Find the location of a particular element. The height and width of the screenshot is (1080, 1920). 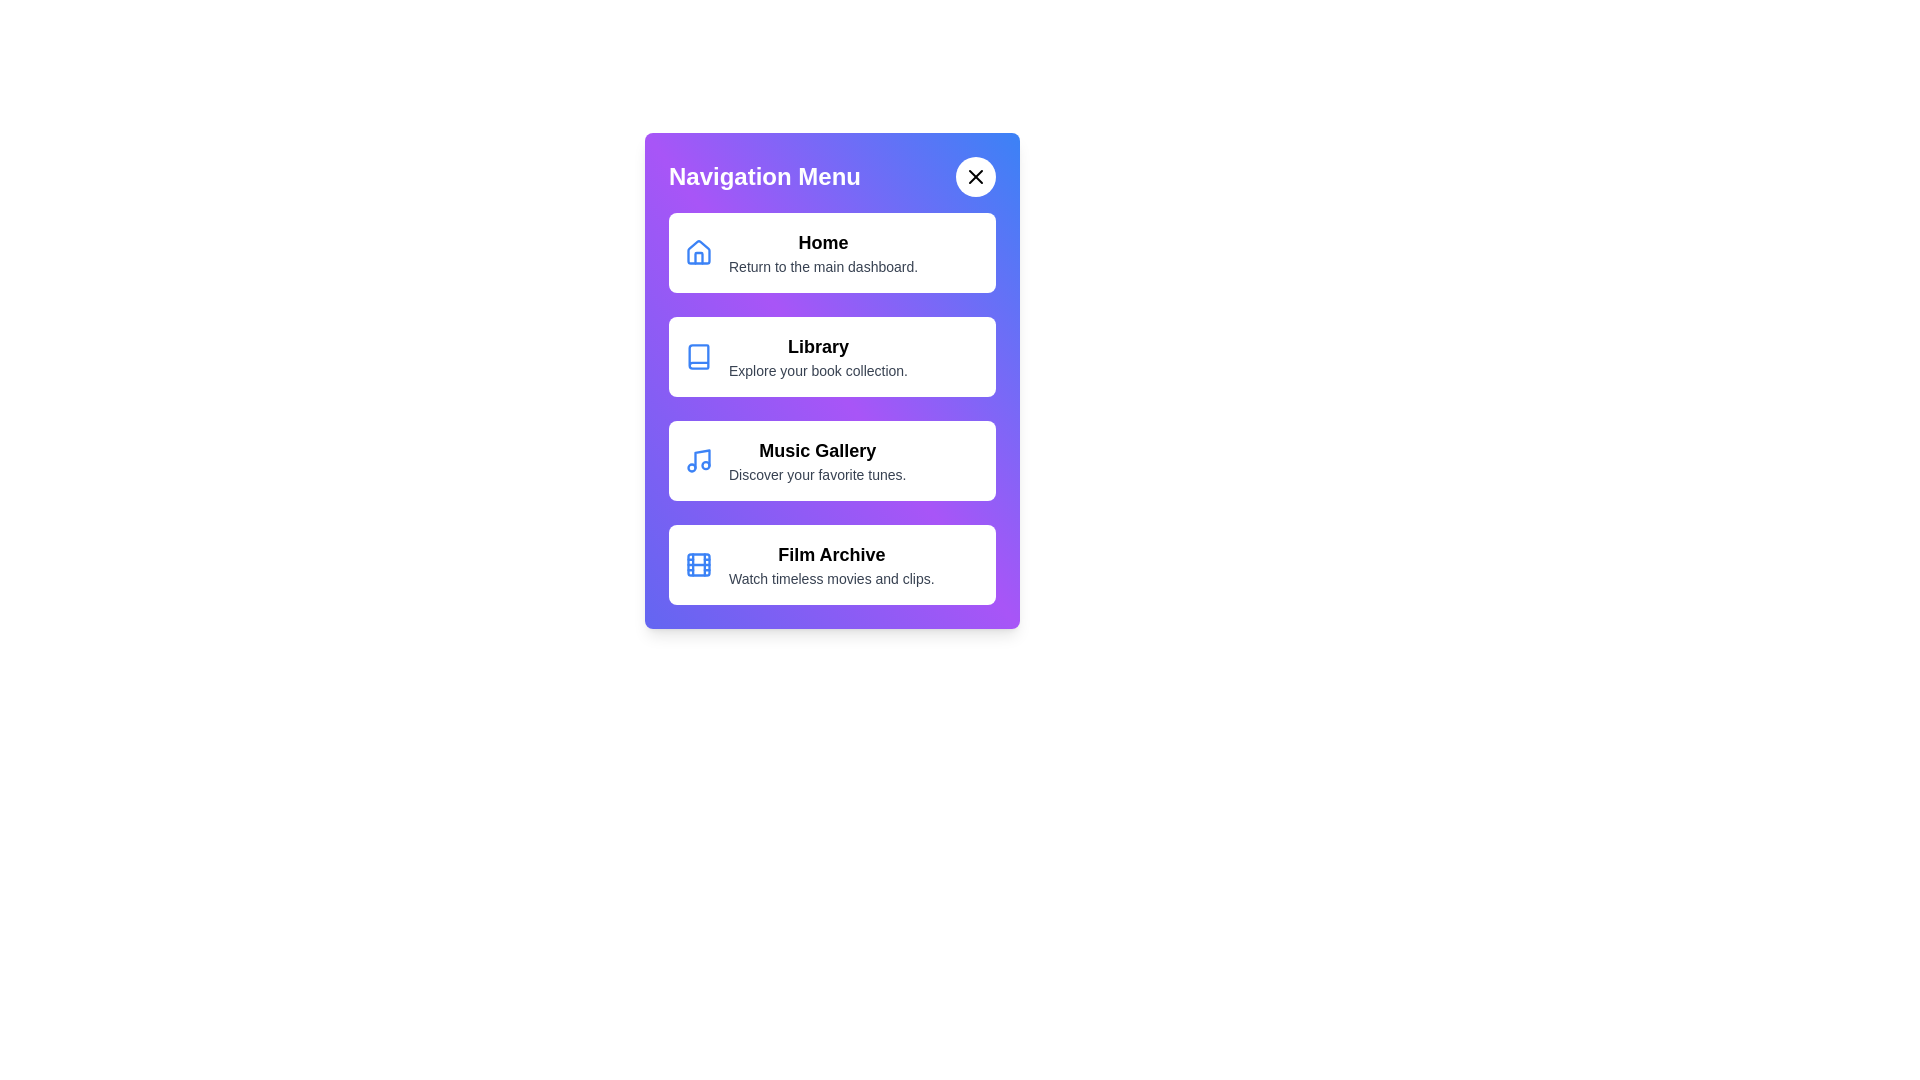

toggle button at the top right corner of the menu to toggle its visibility is located at coordinates (975, 176).